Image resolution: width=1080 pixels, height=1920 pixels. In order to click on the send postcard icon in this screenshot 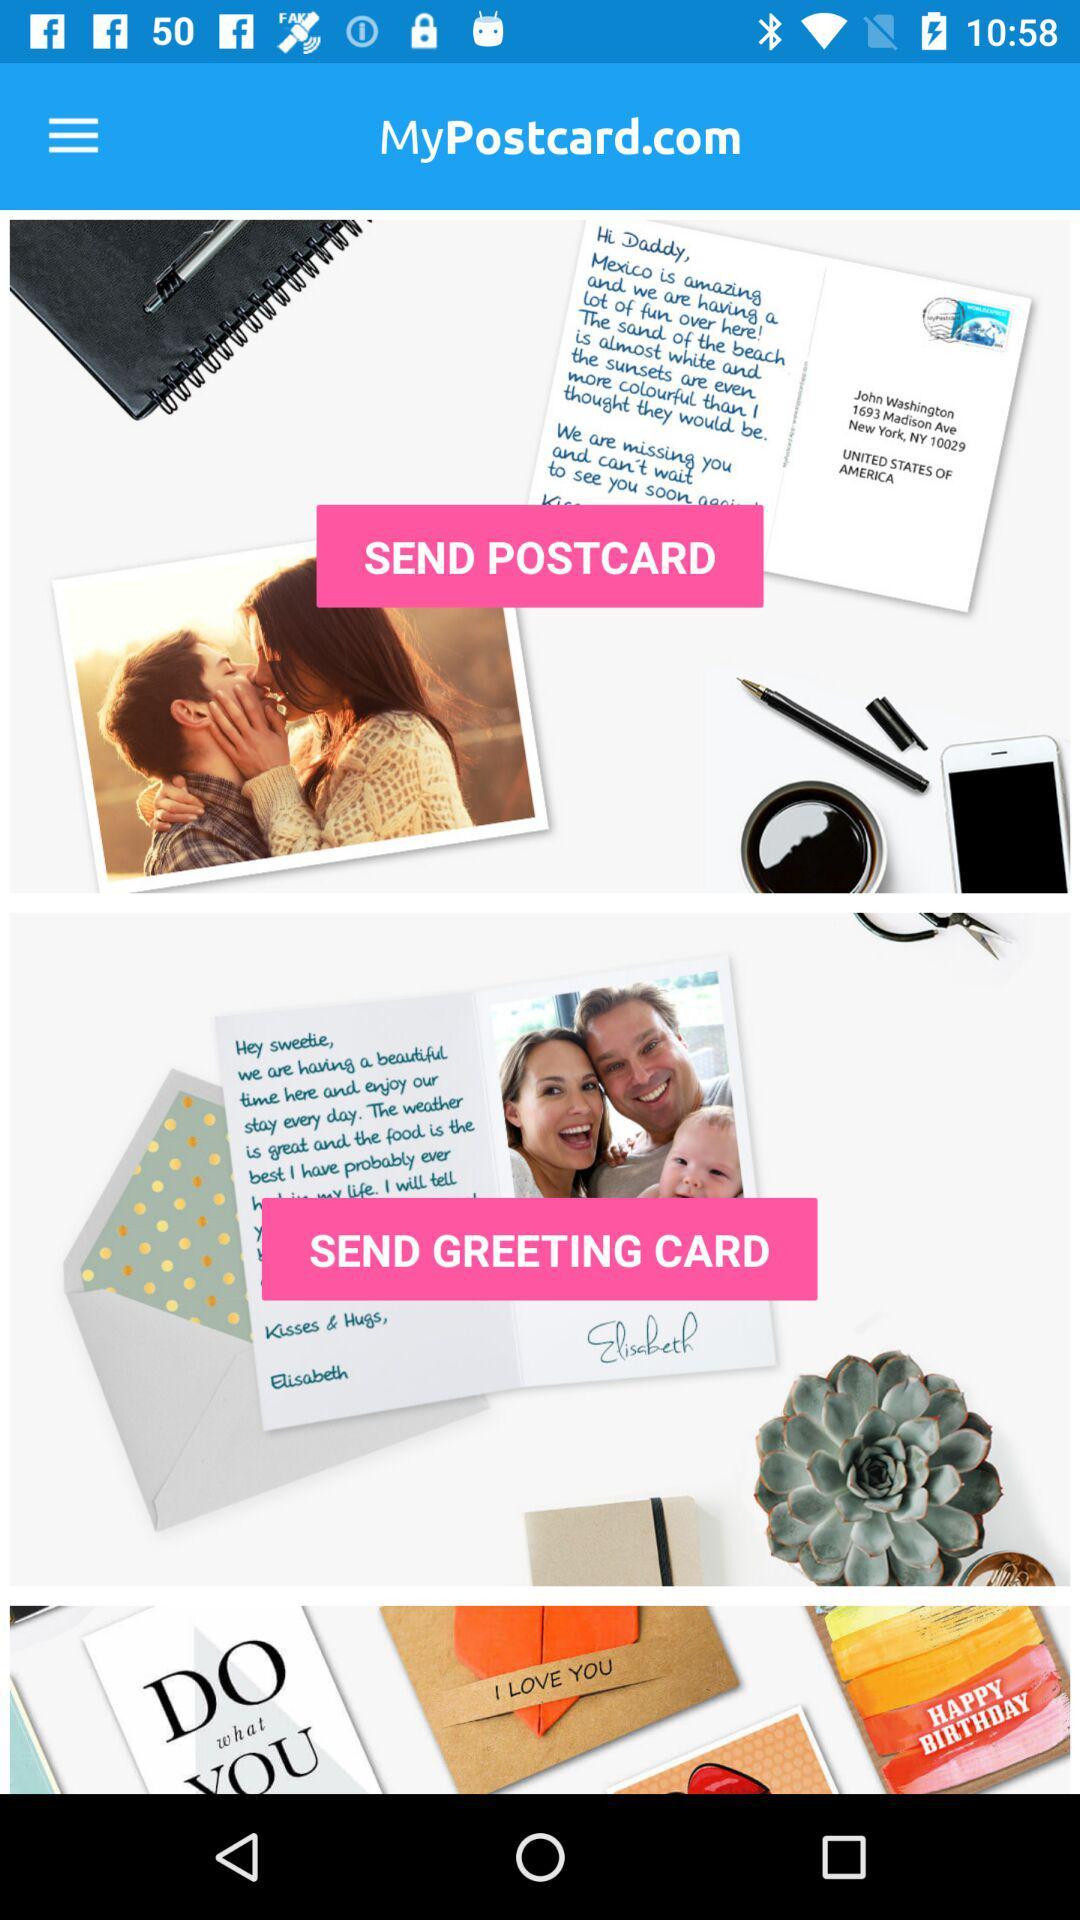, I will do `click(540, 556)`.